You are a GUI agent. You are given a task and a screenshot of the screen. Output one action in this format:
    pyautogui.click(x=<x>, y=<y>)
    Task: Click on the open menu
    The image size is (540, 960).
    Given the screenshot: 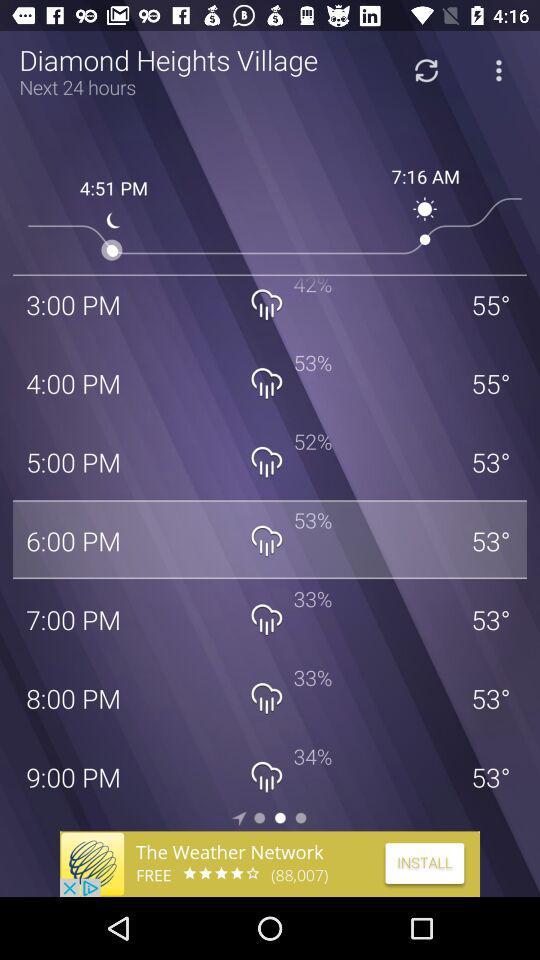 What is the action you would take?
    pyautogui.click(x=497, y=70)
    